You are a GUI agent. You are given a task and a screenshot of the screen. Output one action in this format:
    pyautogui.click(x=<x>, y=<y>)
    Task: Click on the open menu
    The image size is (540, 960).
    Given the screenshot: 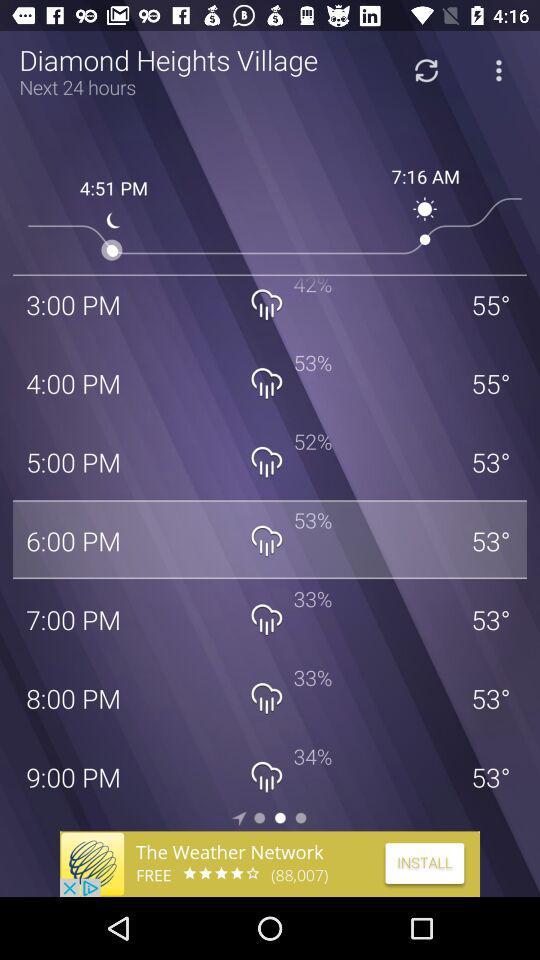 What is the action you would take?
    pyautogui.click(x=497, y=70)
    